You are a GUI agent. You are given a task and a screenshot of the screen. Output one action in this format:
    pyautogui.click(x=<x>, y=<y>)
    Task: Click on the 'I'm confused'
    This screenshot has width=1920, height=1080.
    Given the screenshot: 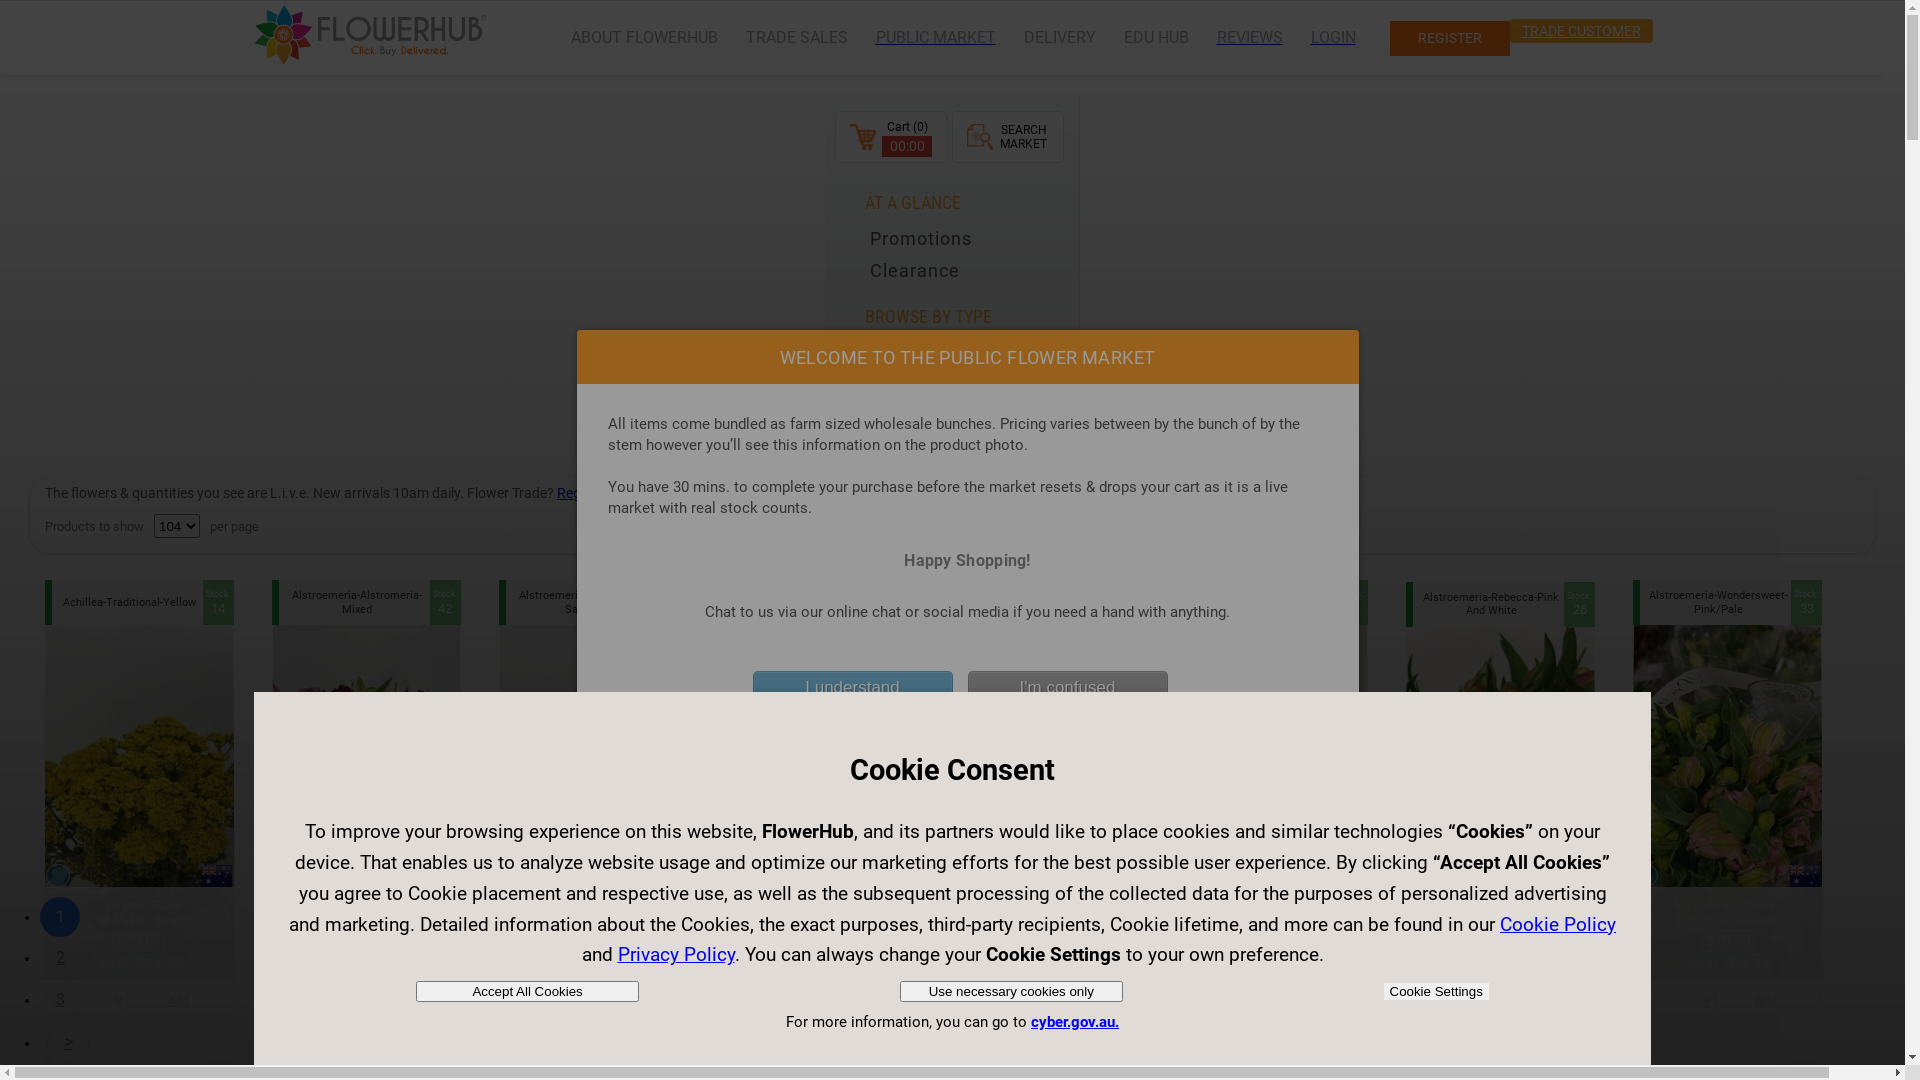 What is the action you would take?
    pyautogui.click(x=1066, y=686)
    